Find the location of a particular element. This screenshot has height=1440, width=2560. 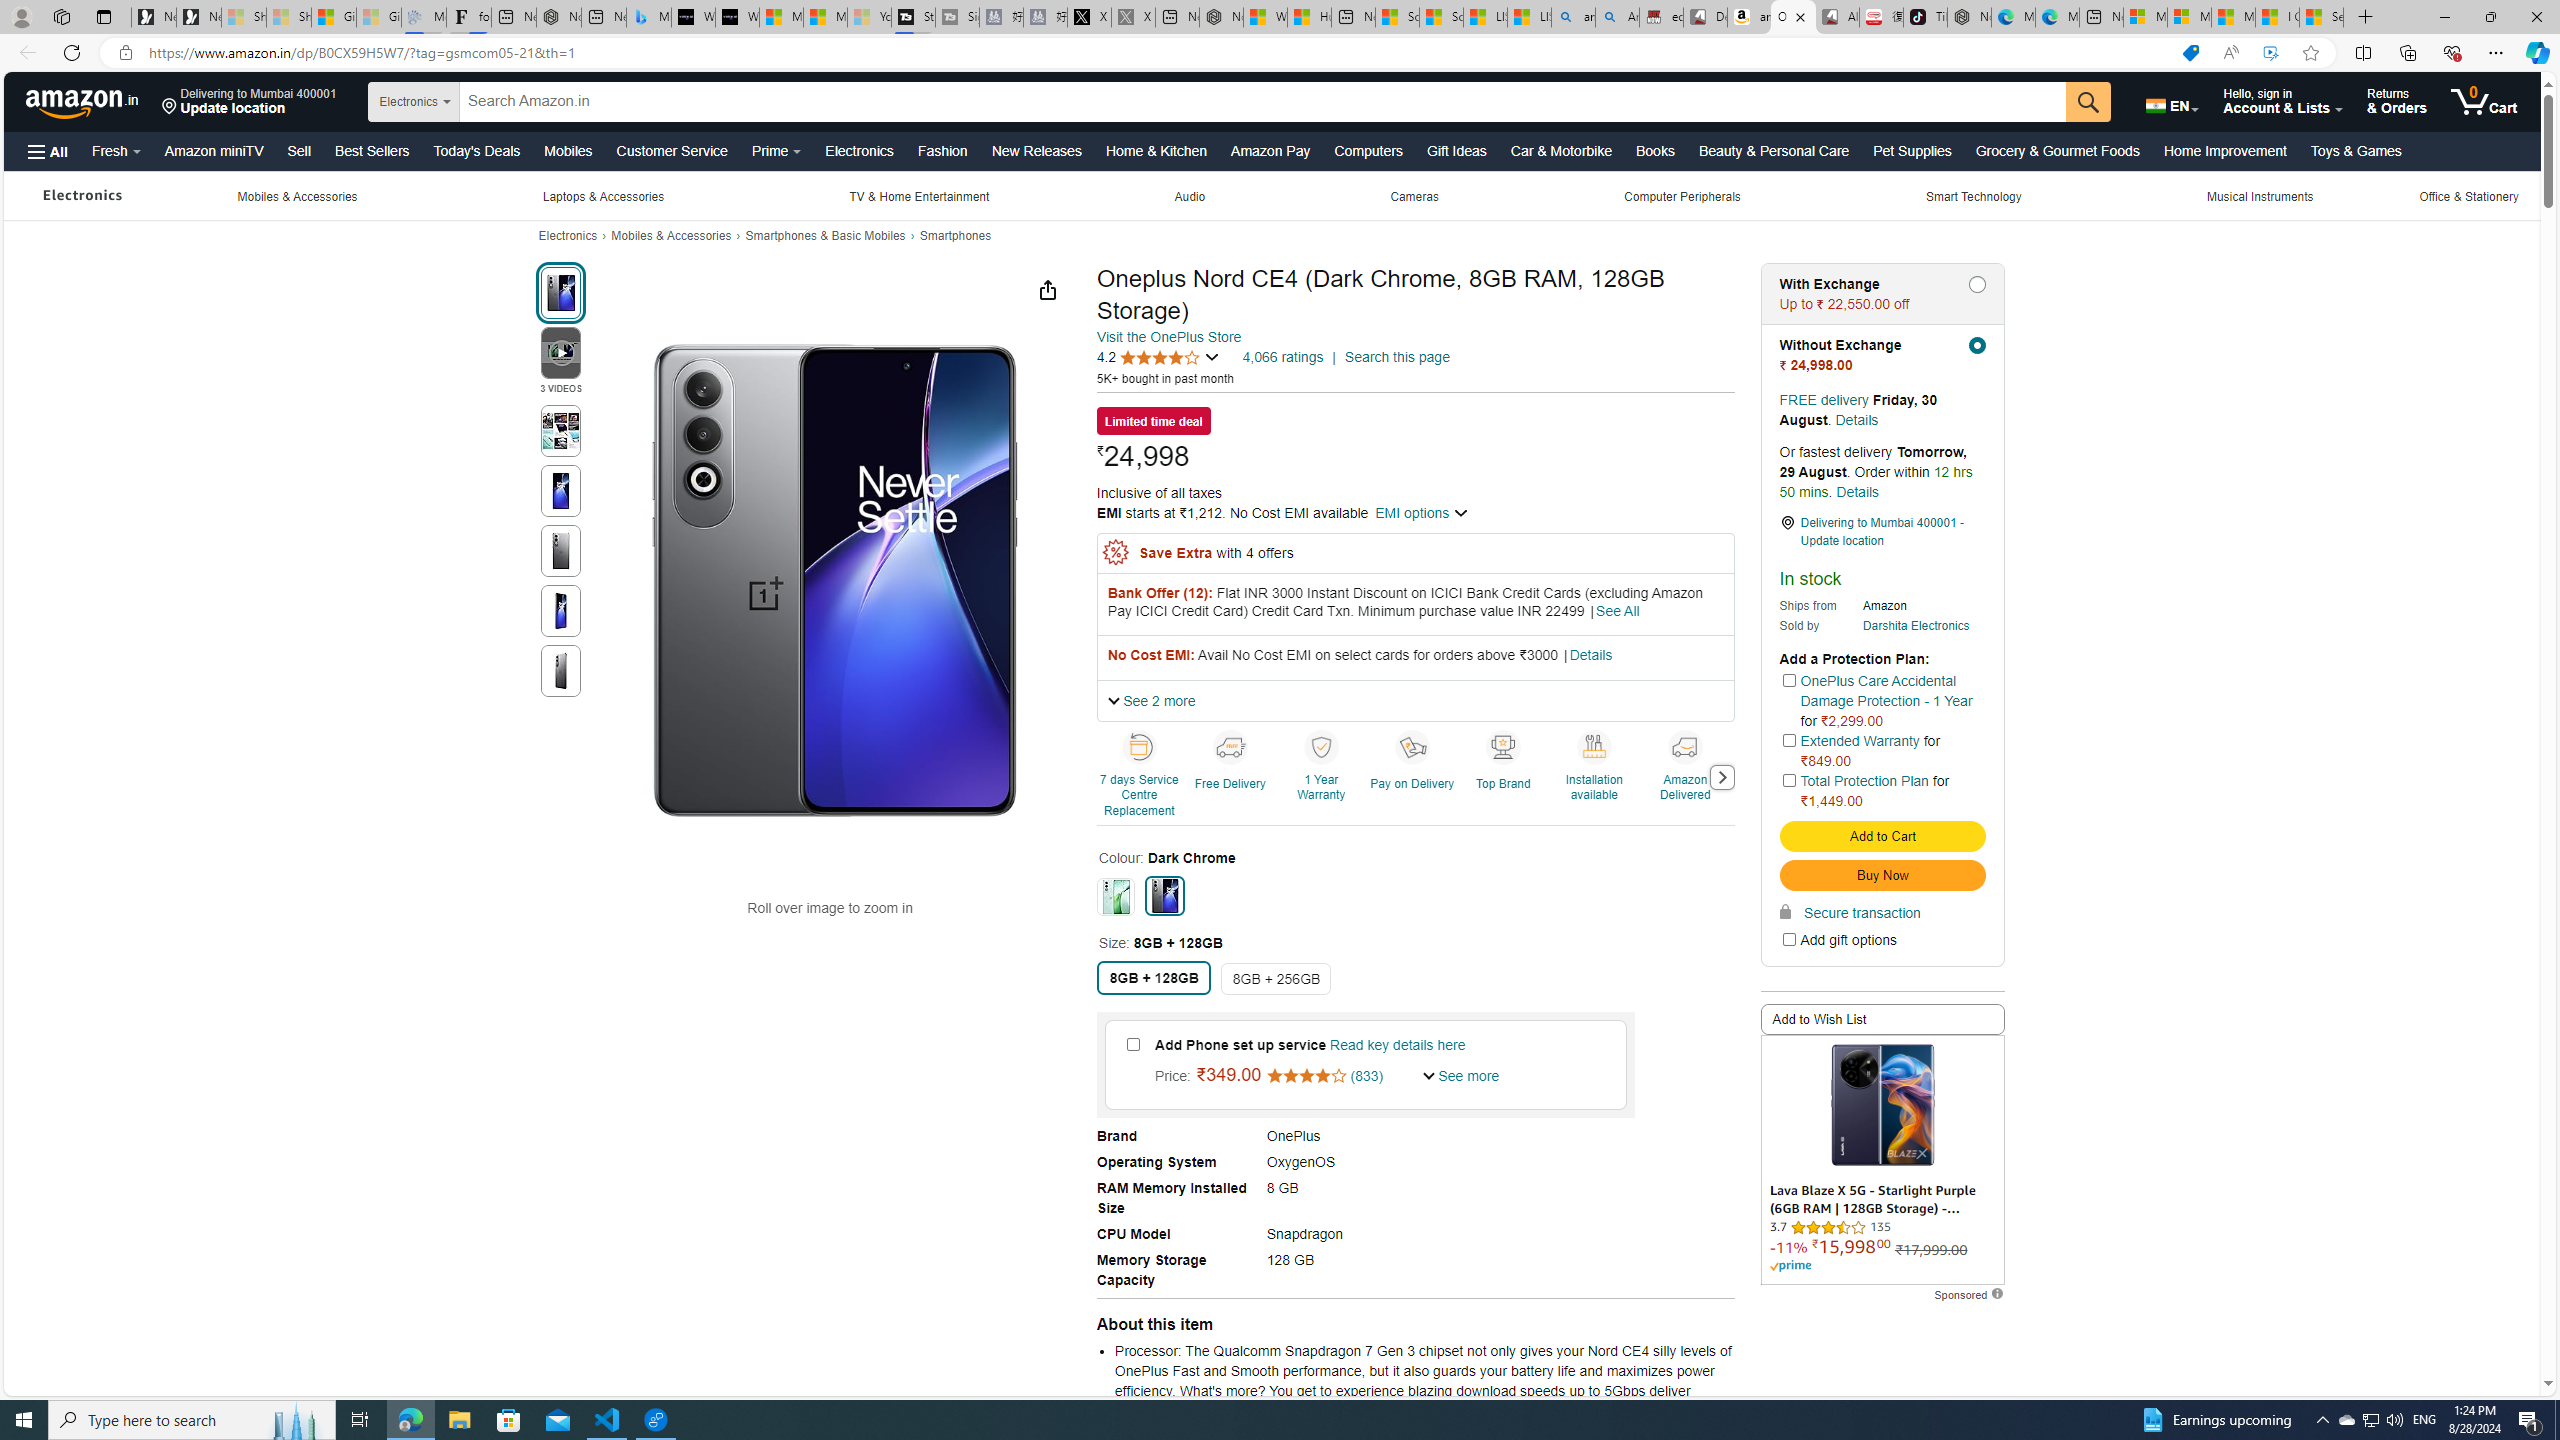

'Smartphones & Basic Mobiles' is located at coordinates (824, 235).